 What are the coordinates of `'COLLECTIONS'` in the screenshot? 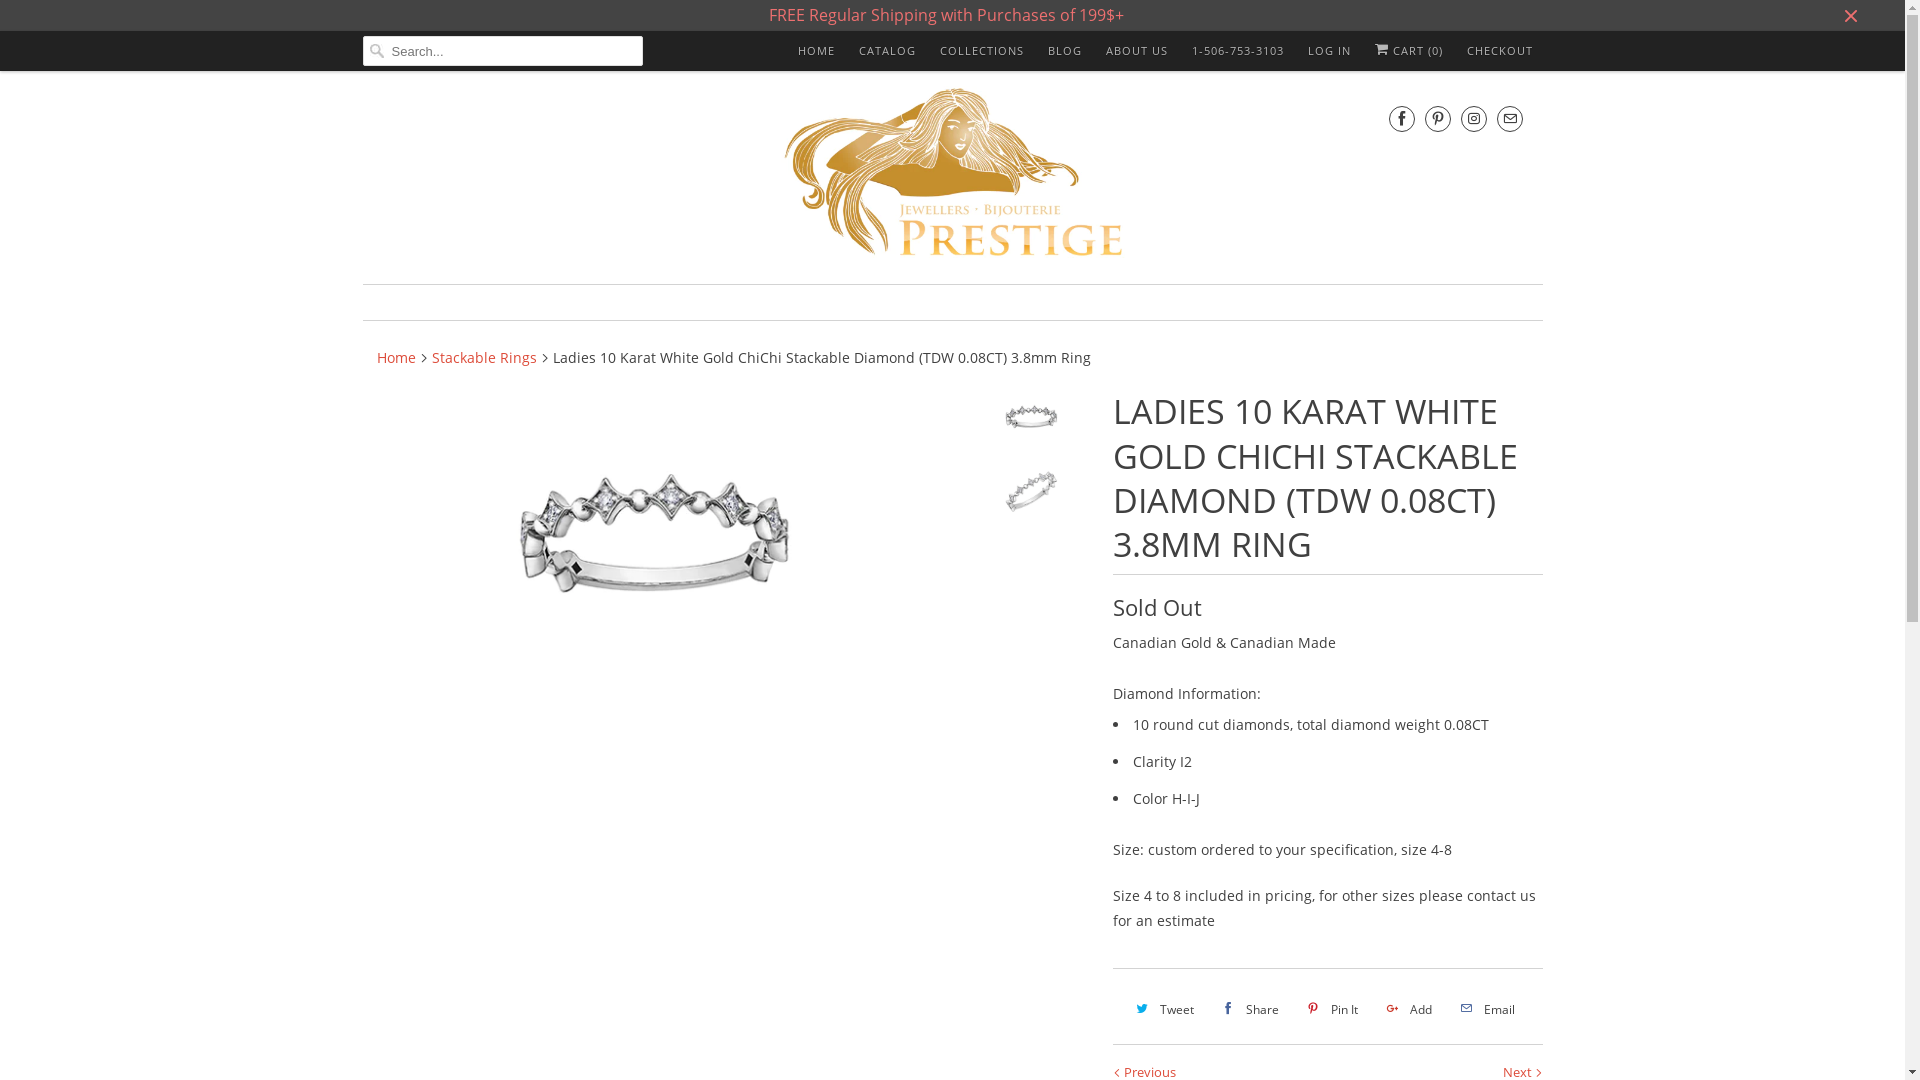 It's located at (982, 49).